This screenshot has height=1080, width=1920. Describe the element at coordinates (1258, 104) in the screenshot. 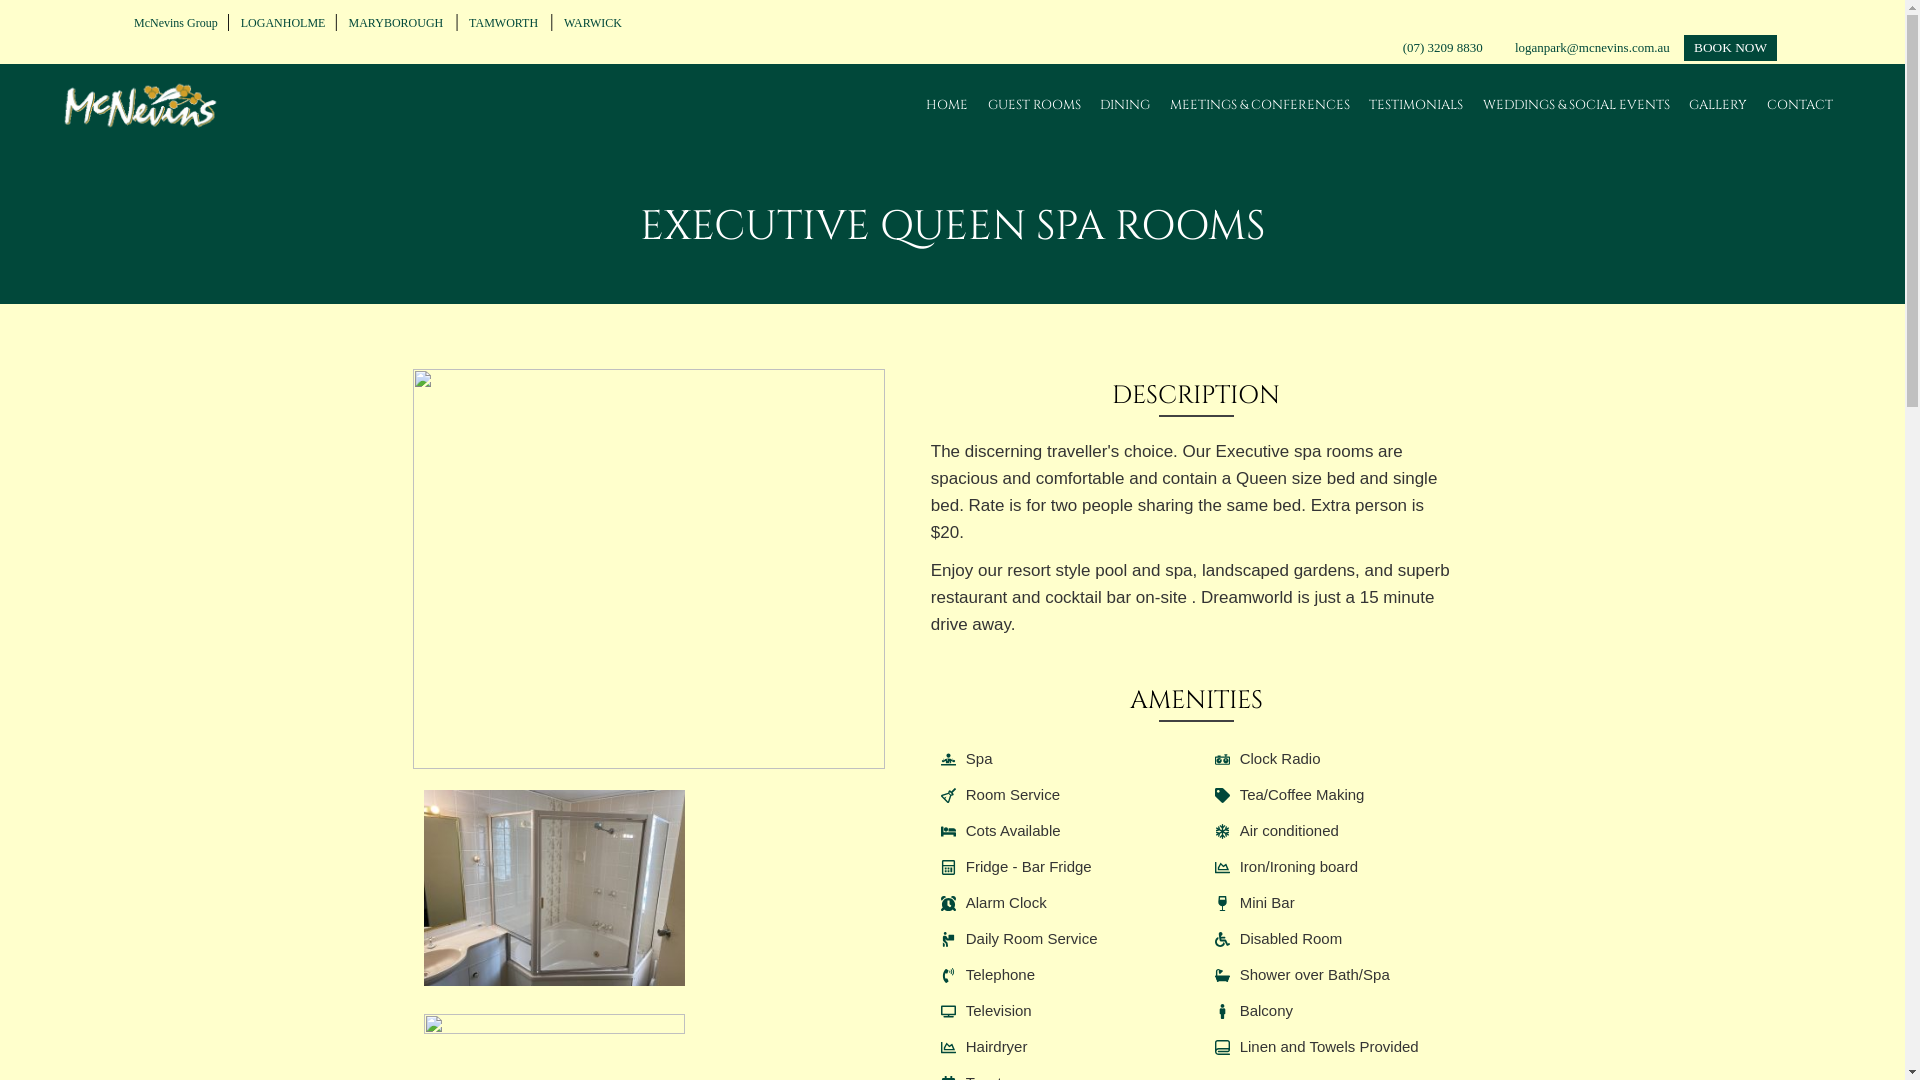

I see `'MEETINGS & CONFERENCES'` at that location.